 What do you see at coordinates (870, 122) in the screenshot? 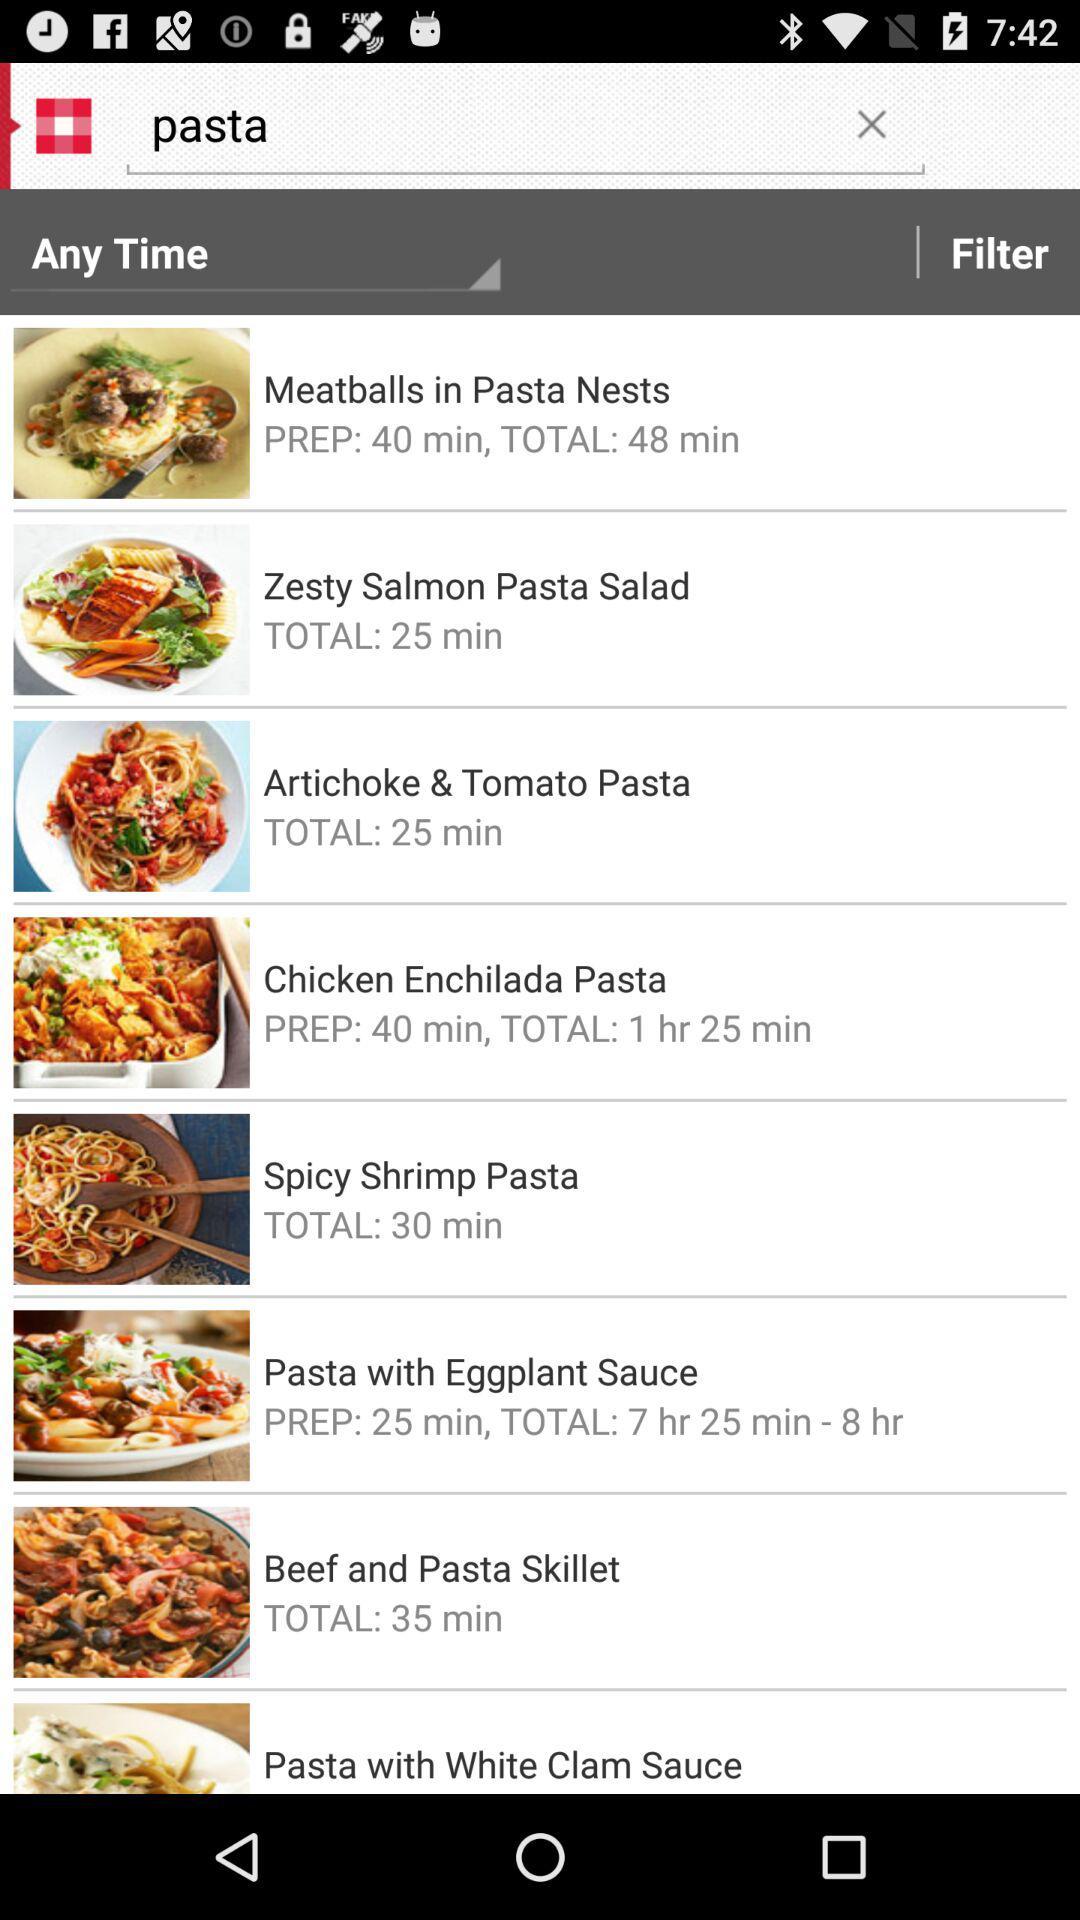
I see `item next to the pasta icon` at bounding box center [870, 122].